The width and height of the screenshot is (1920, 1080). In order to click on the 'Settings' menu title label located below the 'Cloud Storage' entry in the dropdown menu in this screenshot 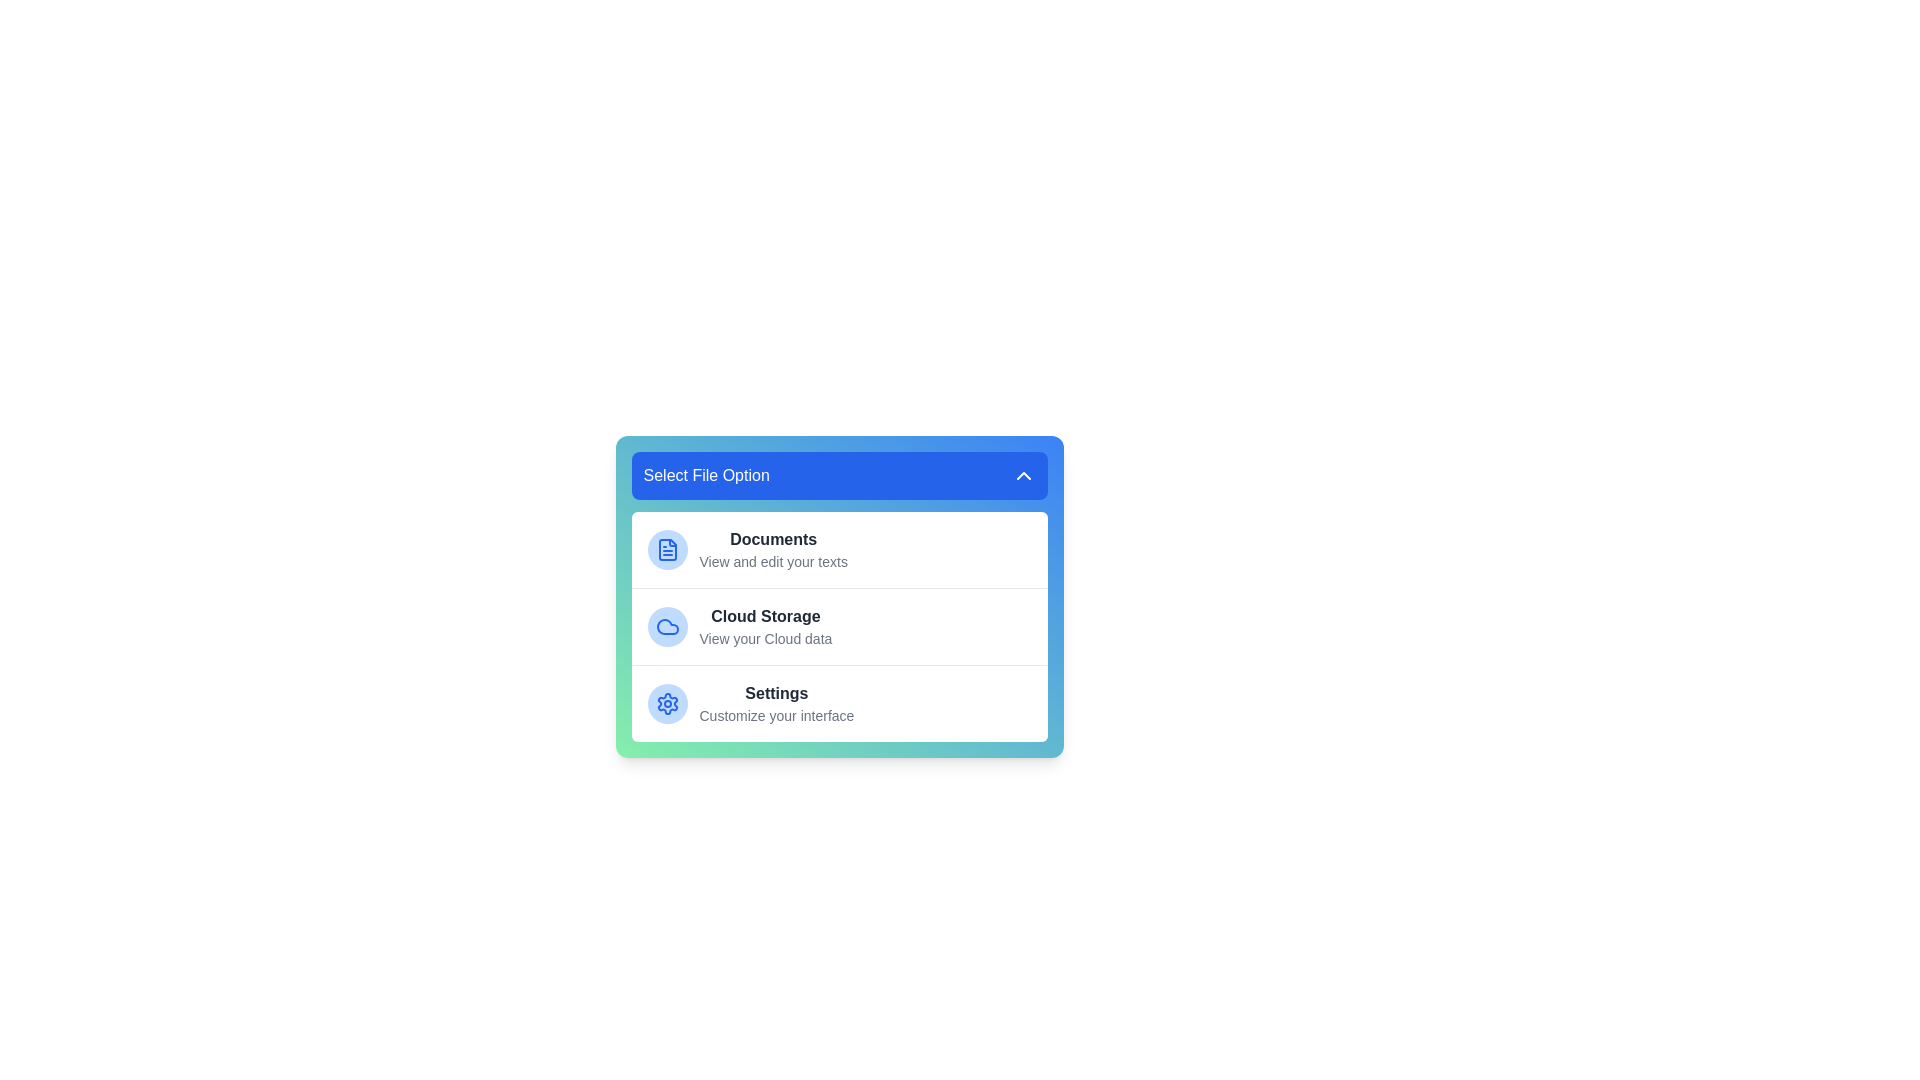, I will do `click(775, 693)`.